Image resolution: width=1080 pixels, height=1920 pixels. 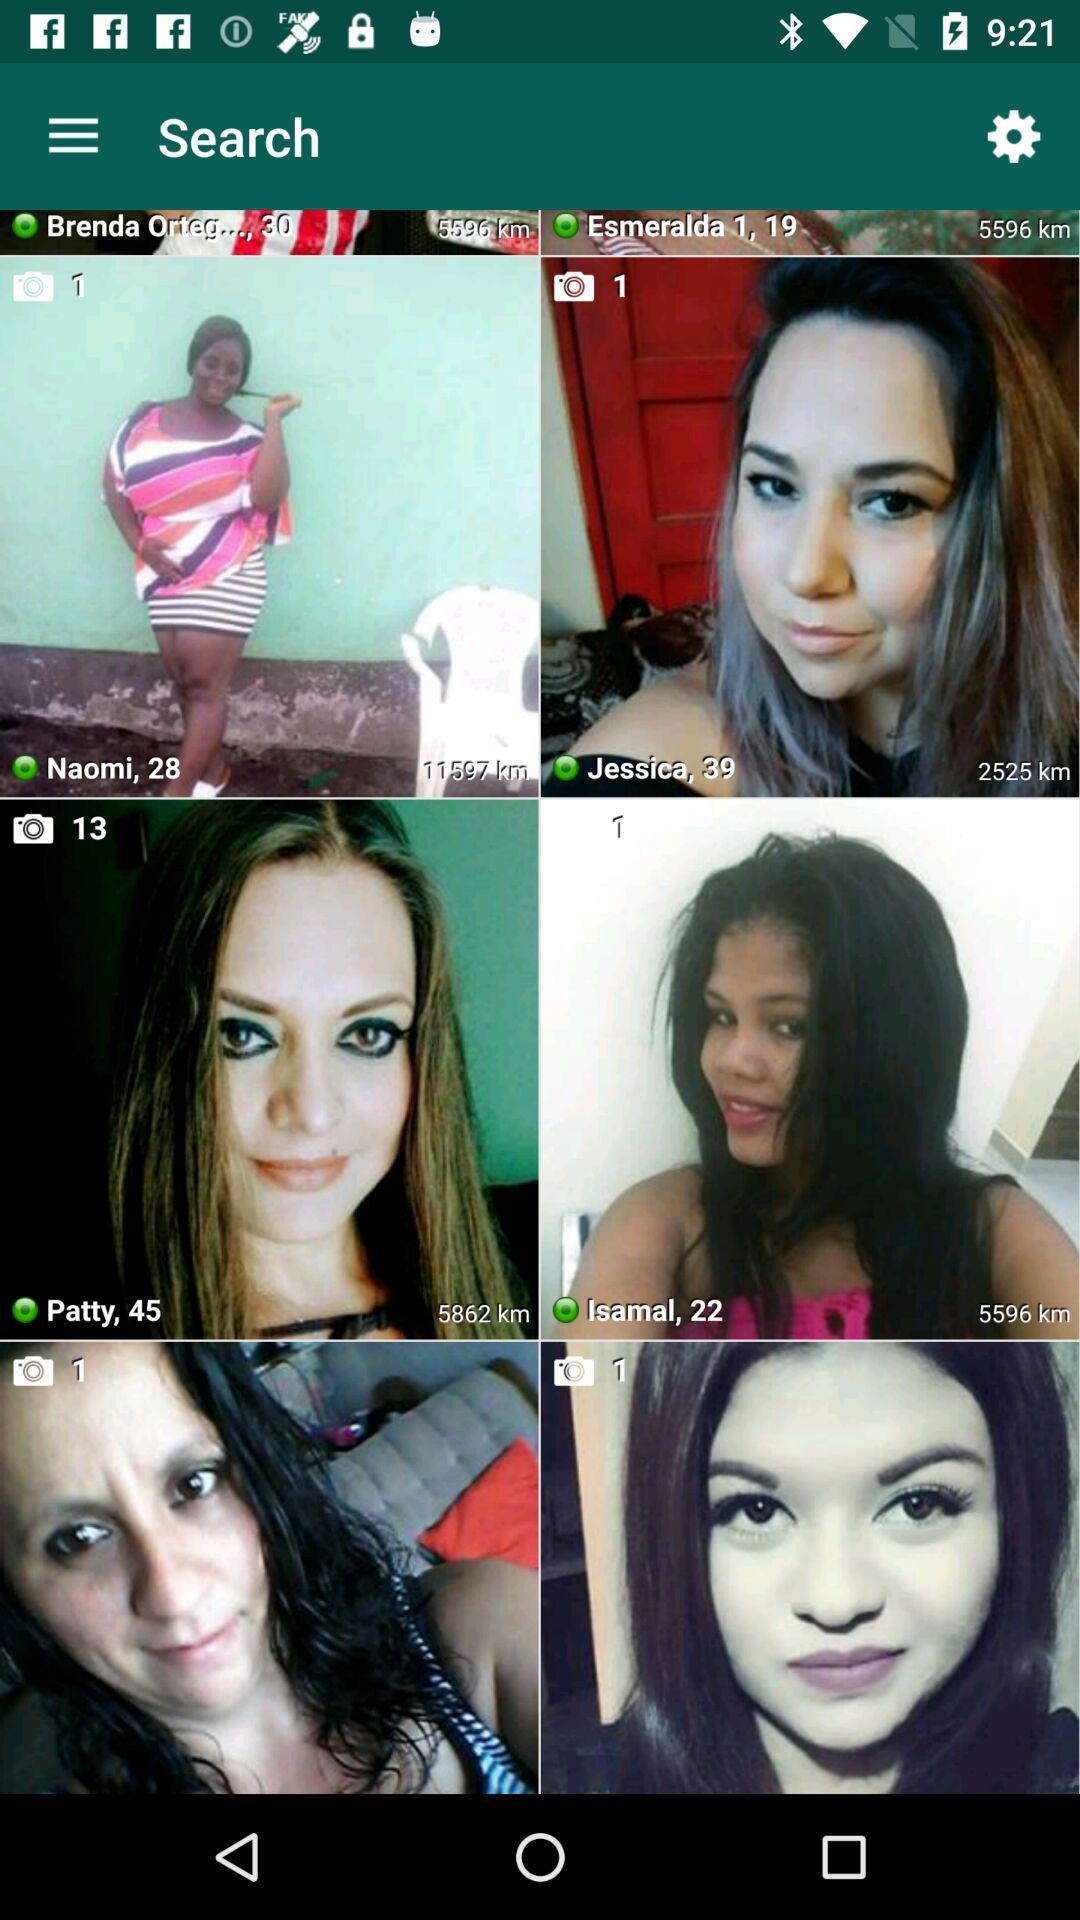 I want to click on the icon next to the search app, so click(x=72, y=135).